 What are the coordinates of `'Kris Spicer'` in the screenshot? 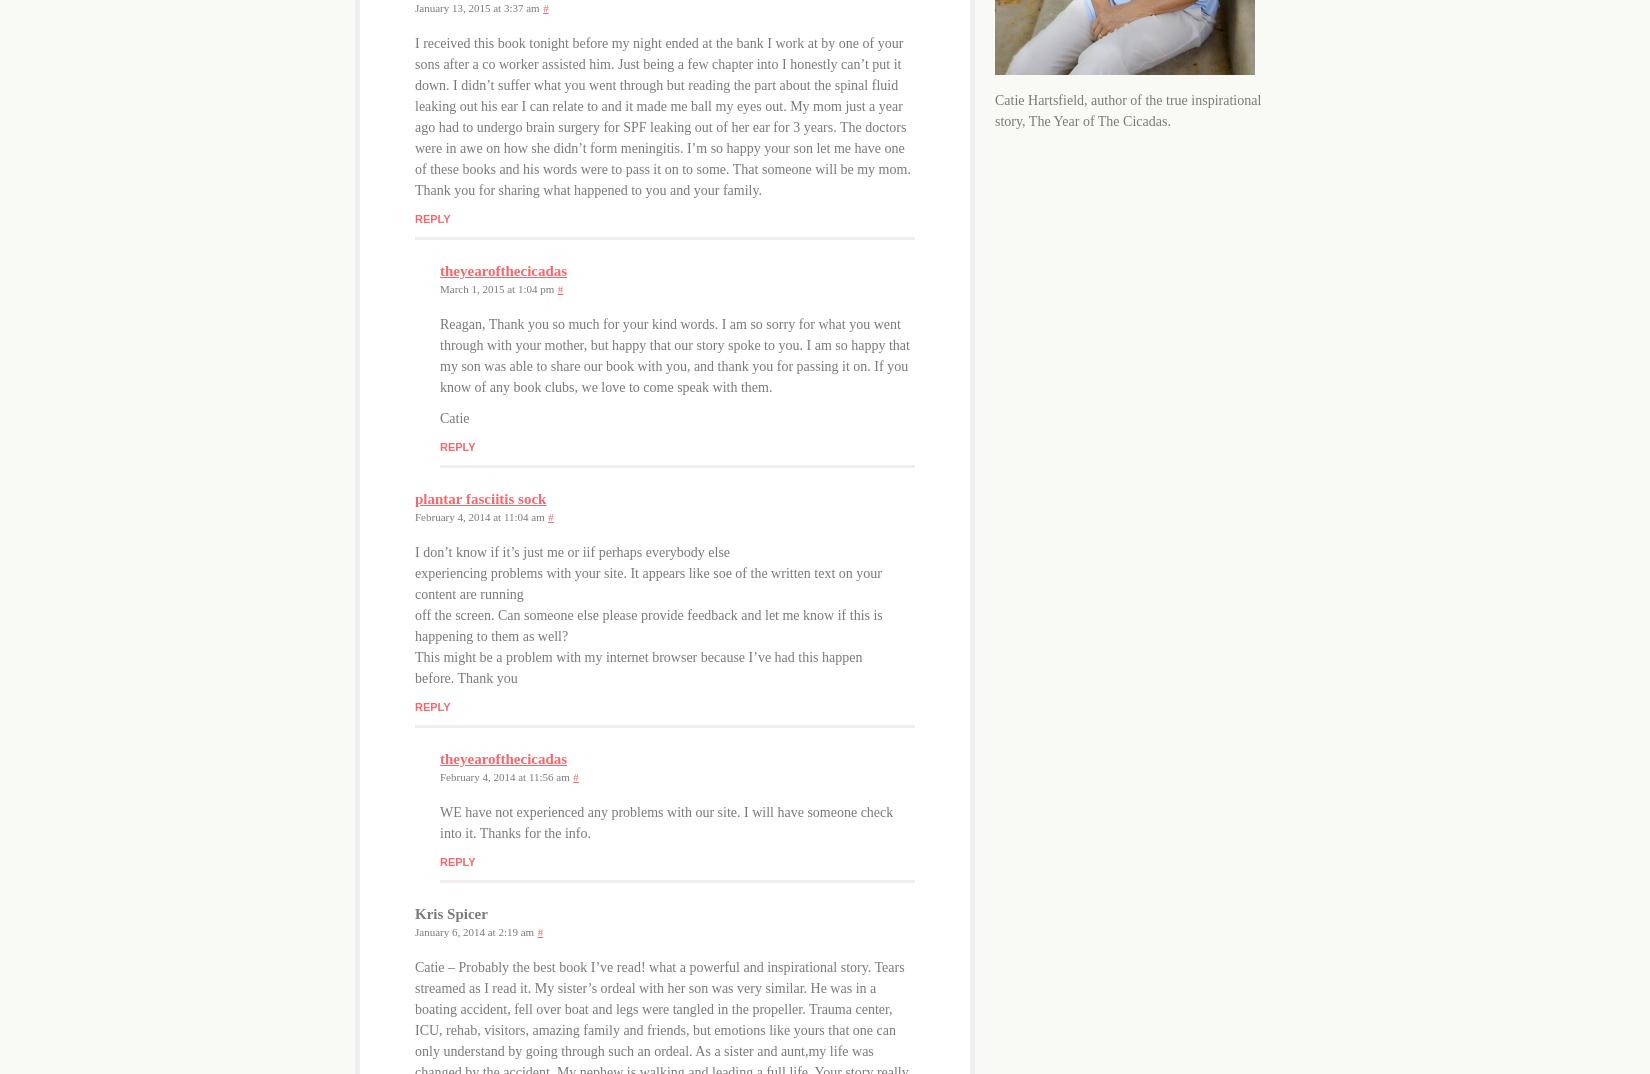 It's located at (413, 912).